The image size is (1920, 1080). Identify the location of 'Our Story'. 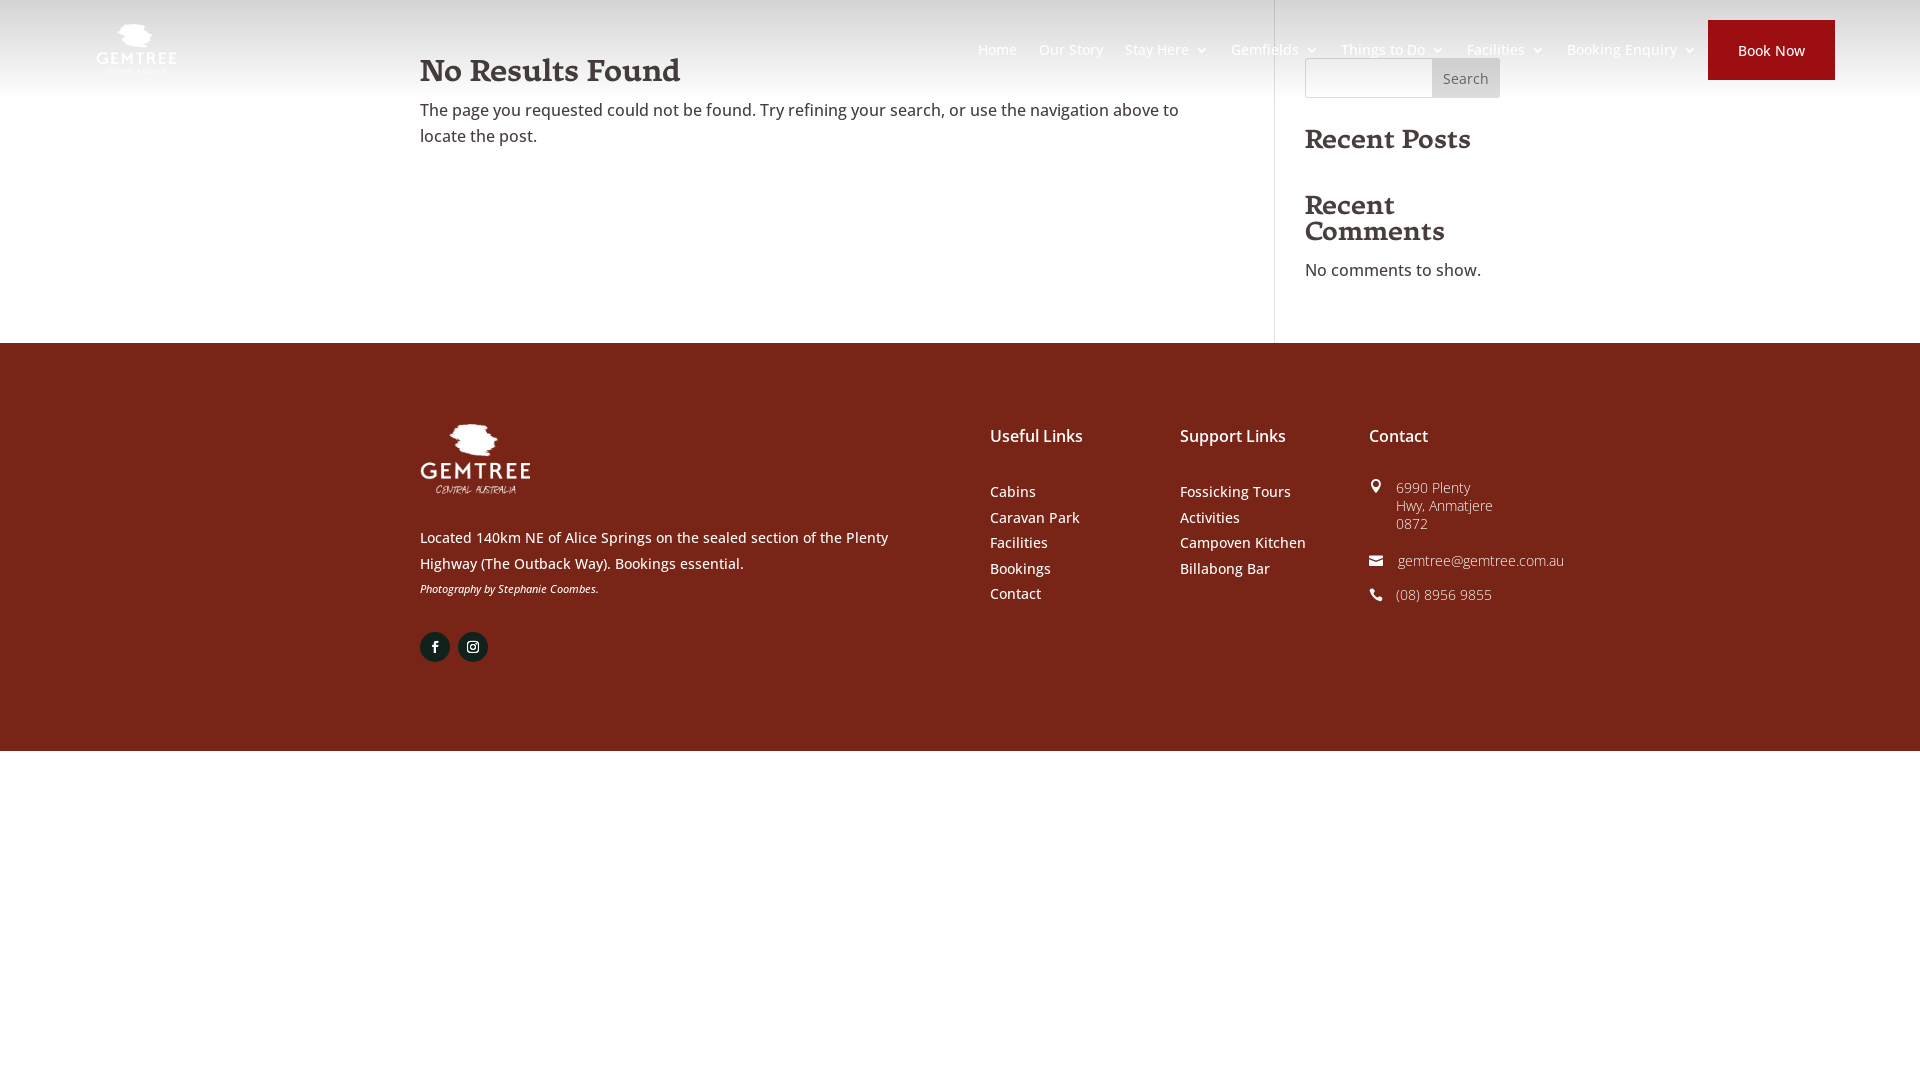
(1038, 49).